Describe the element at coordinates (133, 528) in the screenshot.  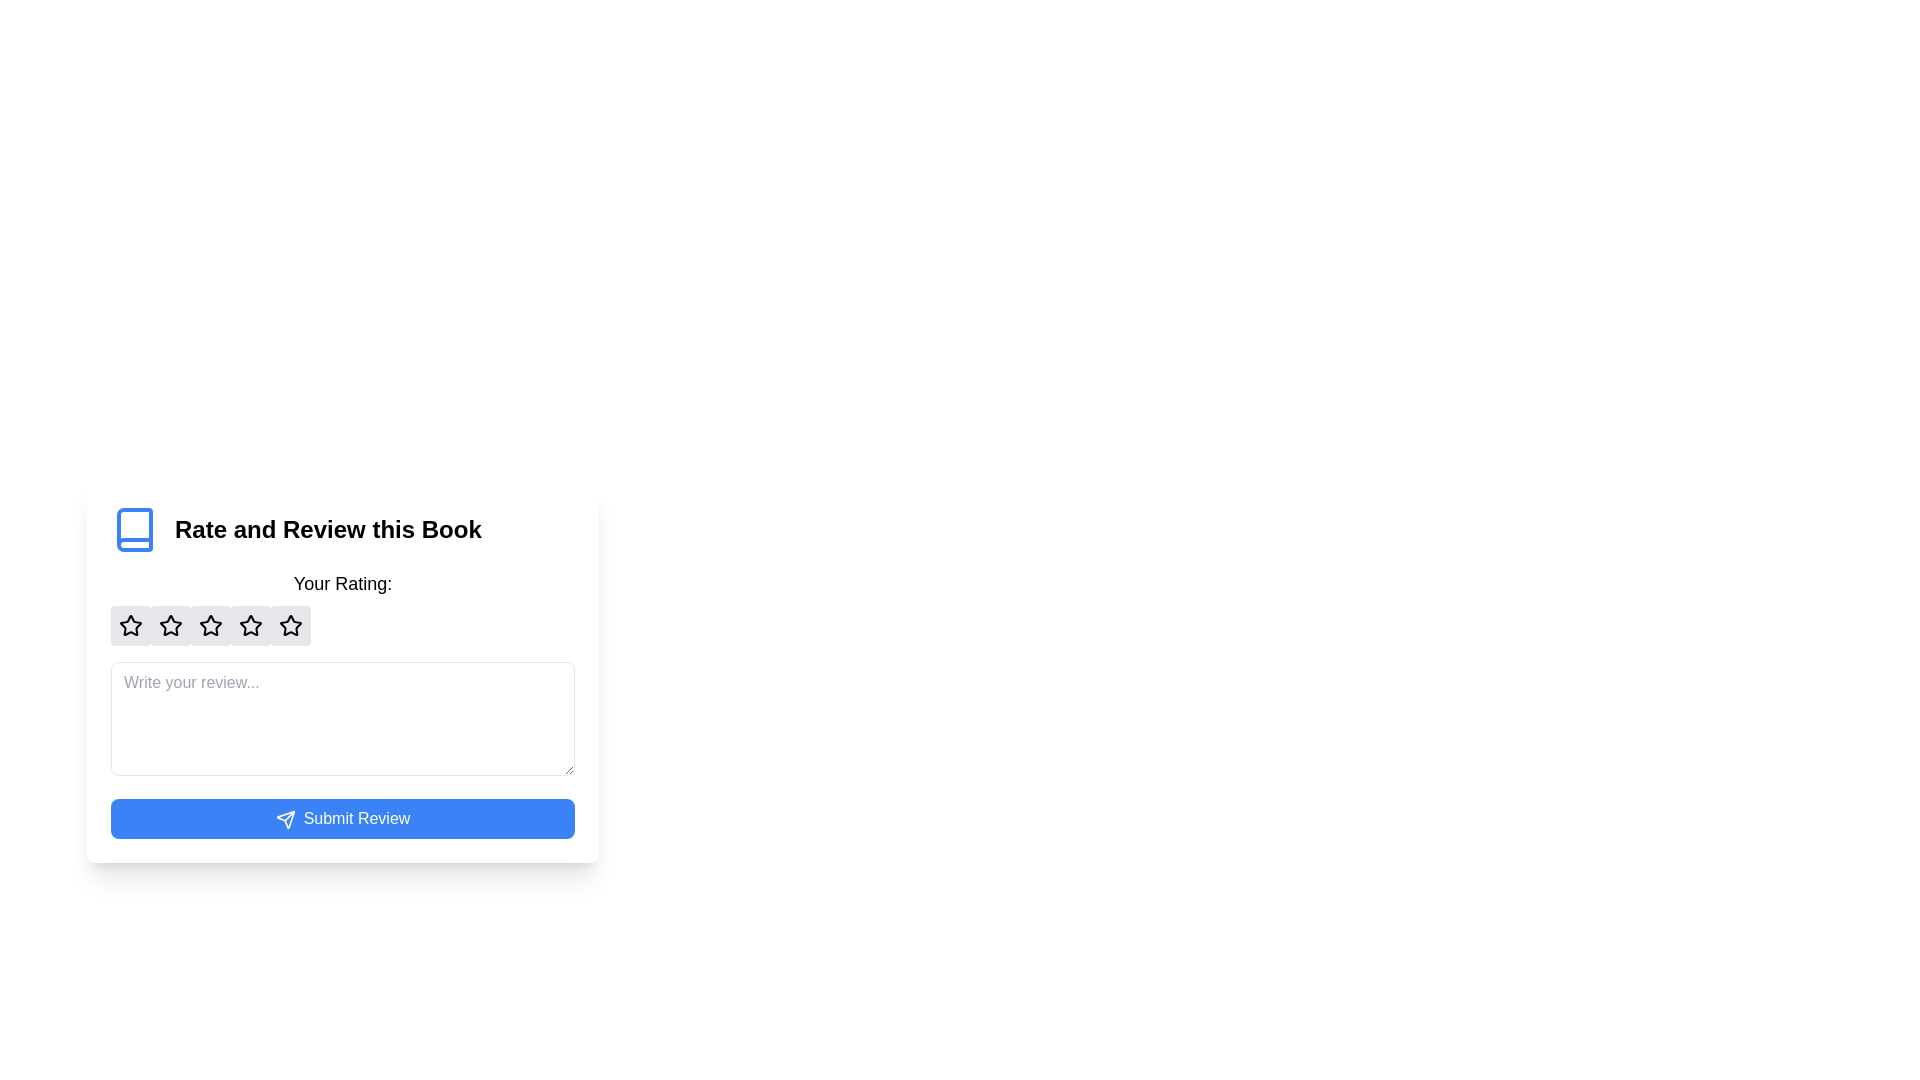
I see `the blue outlined book icon located to the far left of the 'Rate and Review this Book' section for additional details` at that location.